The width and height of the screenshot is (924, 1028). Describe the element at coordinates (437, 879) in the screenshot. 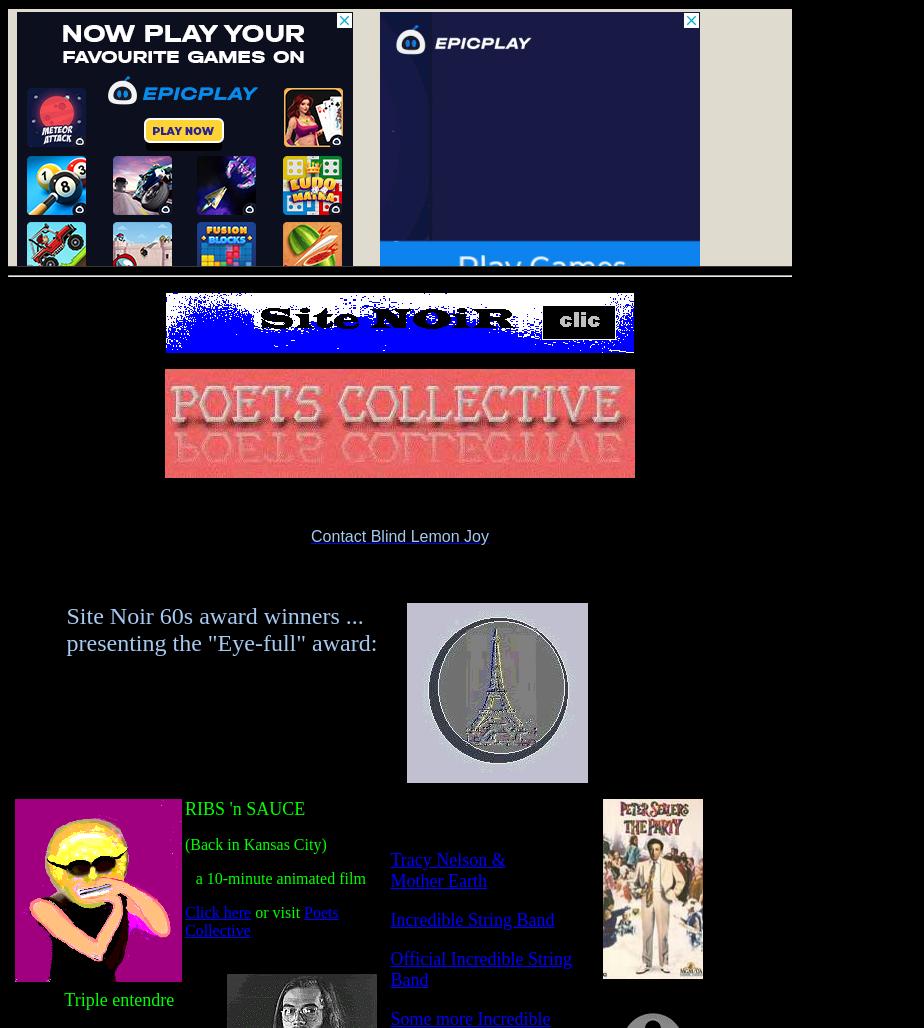

I see `'Mother Earth'` at that location.